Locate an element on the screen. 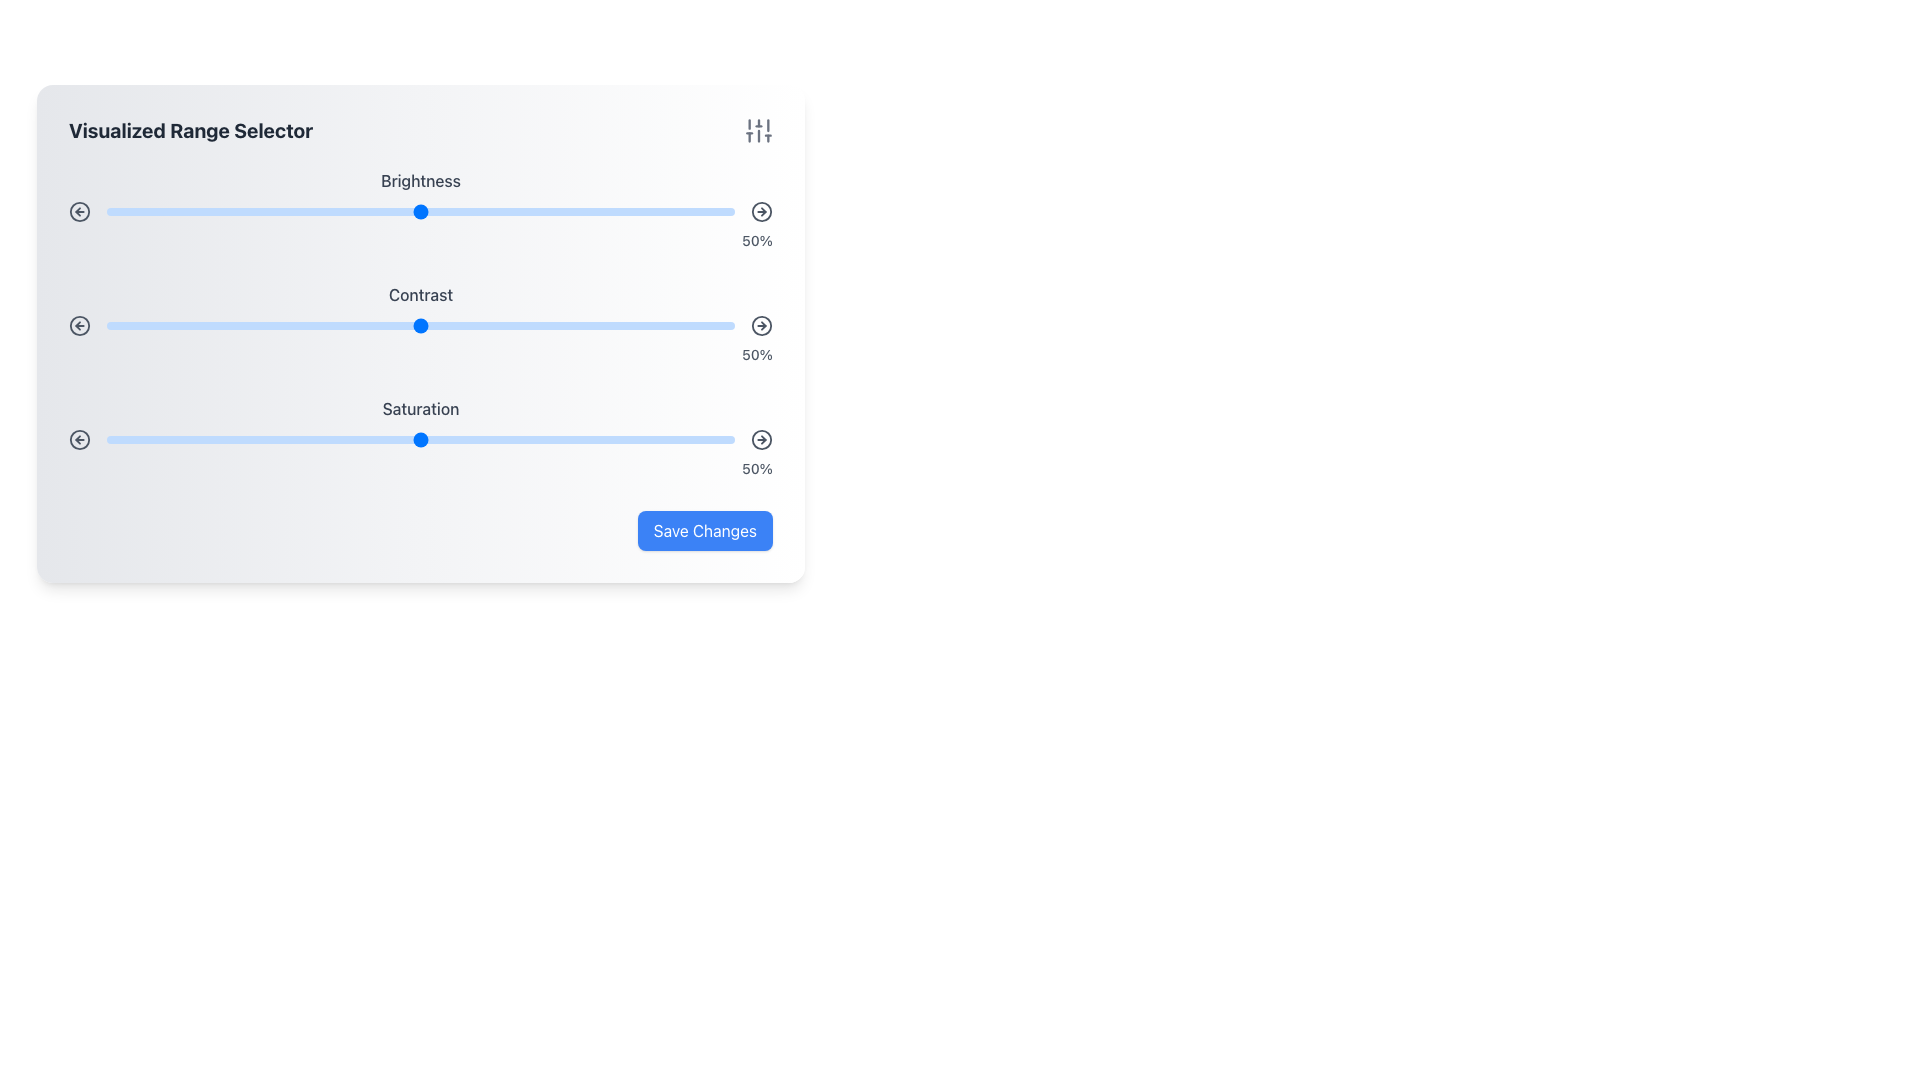 This screenshot has height=1080, width=1920. contrast is located at coordinates (445, 325).